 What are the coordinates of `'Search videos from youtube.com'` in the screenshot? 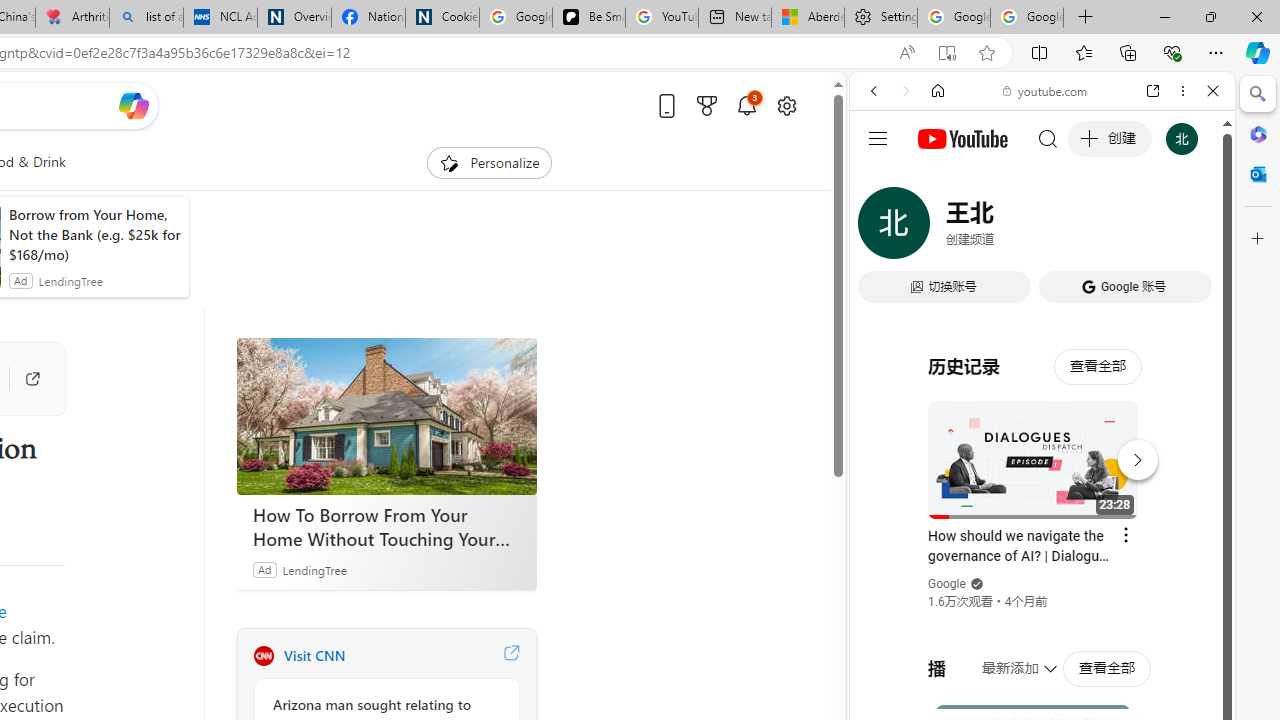 It's located at (1006, 658).